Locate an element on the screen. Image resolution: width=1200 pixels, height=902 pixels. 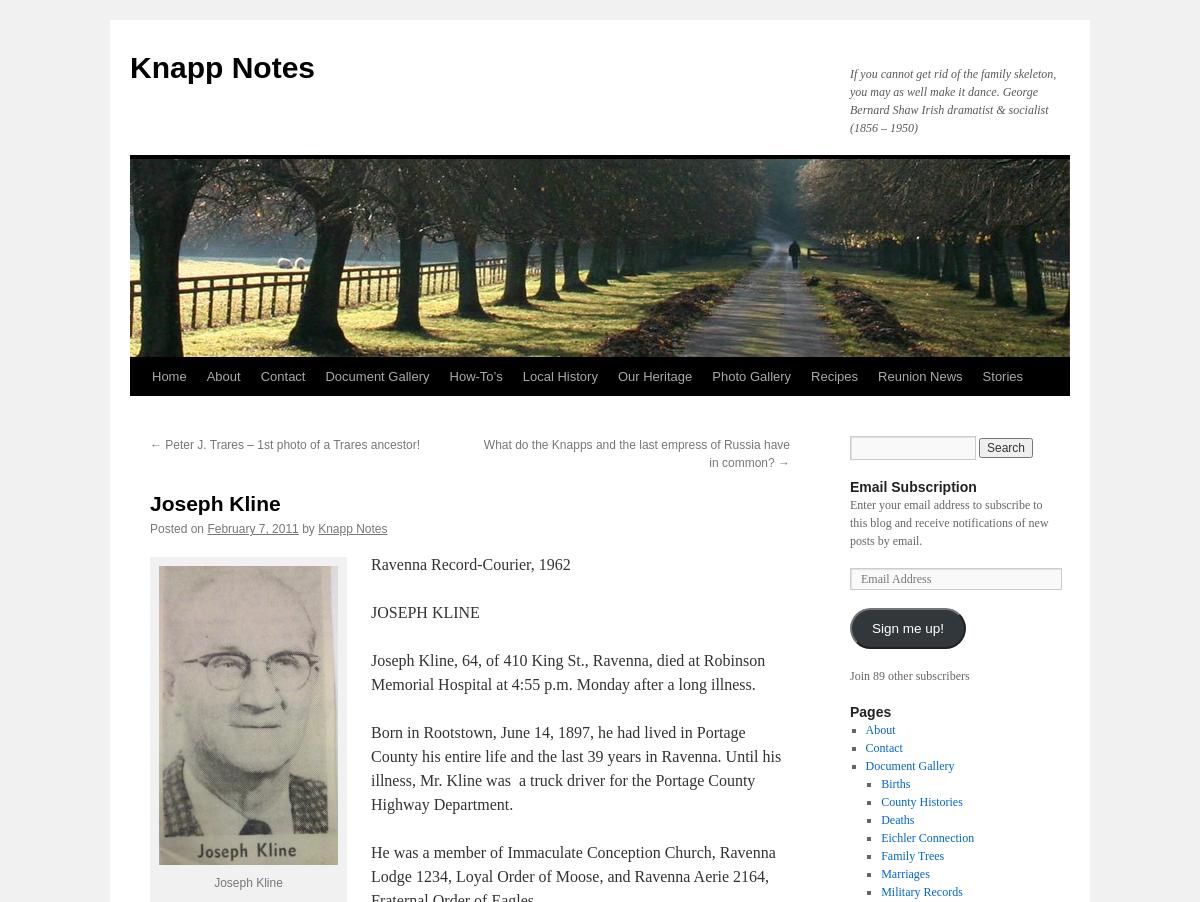
'Deaths' is located at coordinates (880, 819).